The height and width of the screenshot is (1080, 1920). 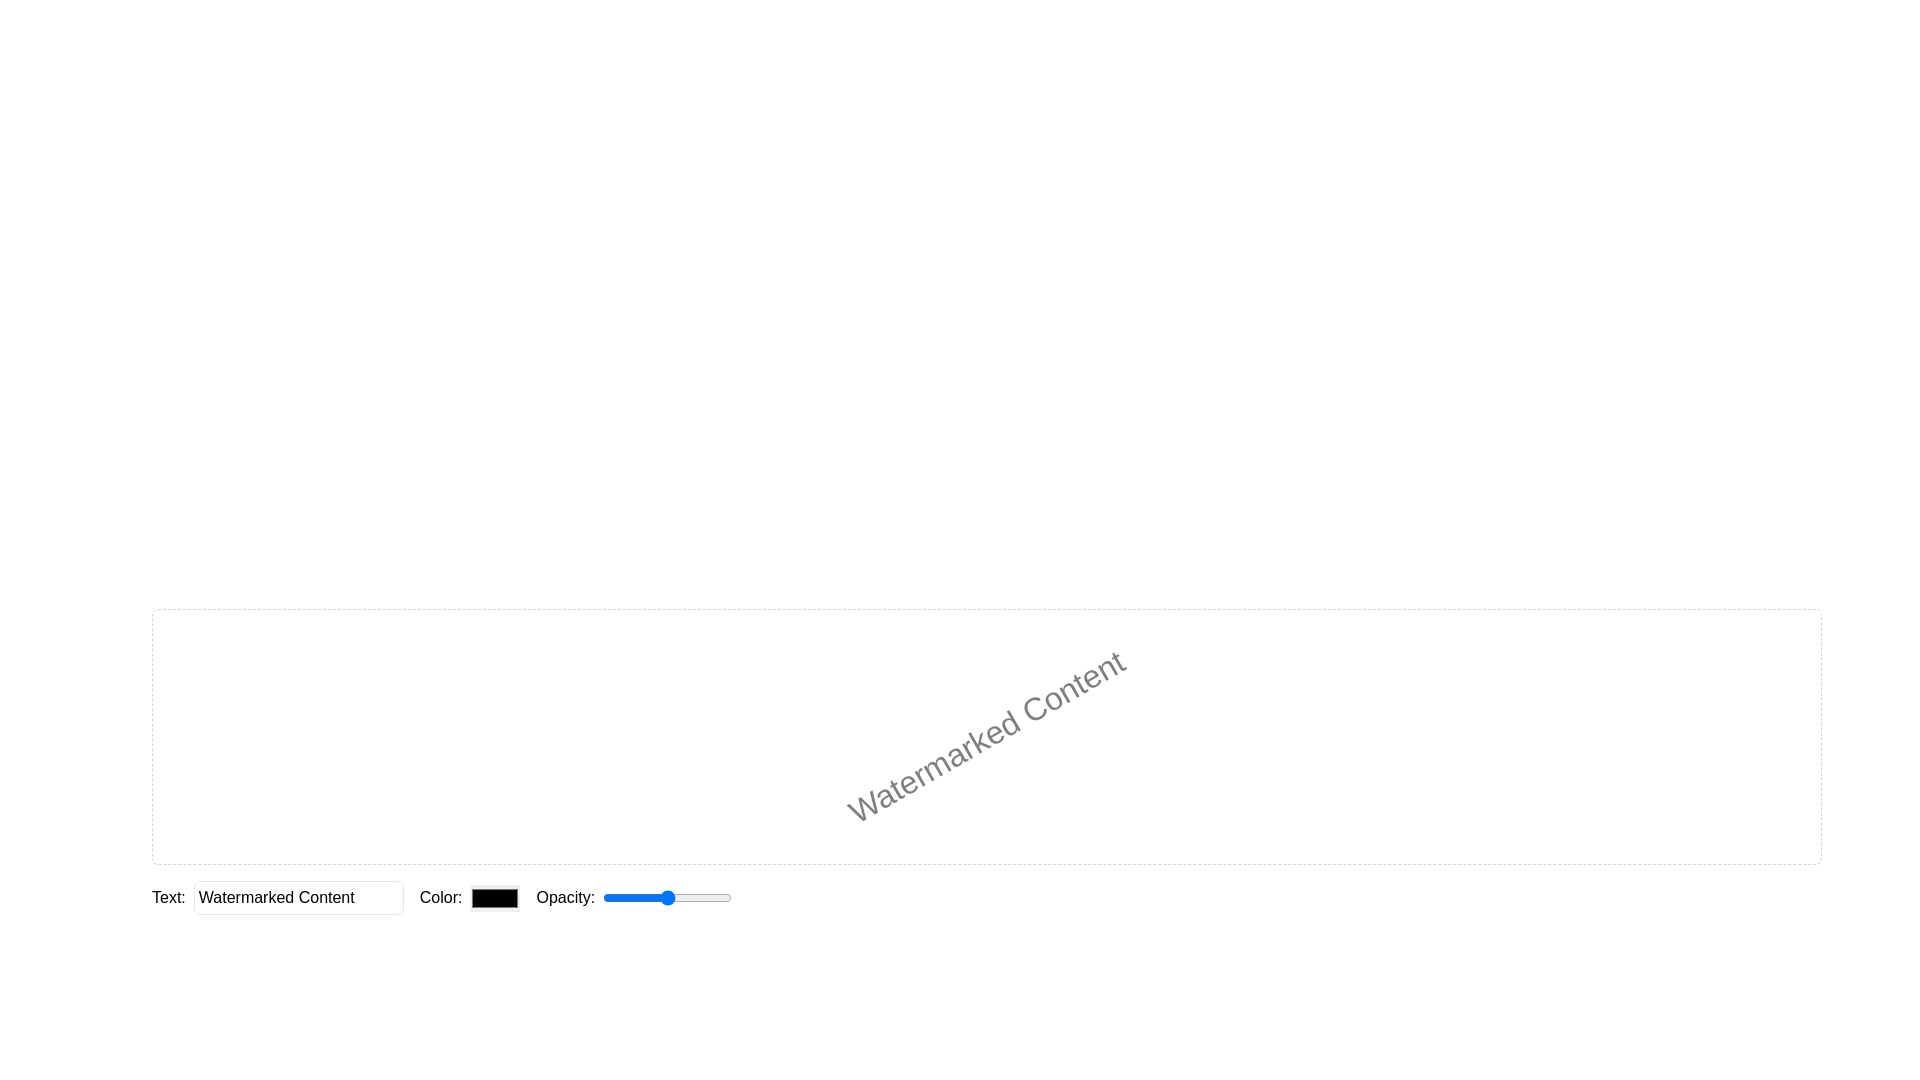 I want to click on the Text Label that indicates the purpose of the associated color picker input field, located to the left of the color picker input field, so click(x=440, y=897).